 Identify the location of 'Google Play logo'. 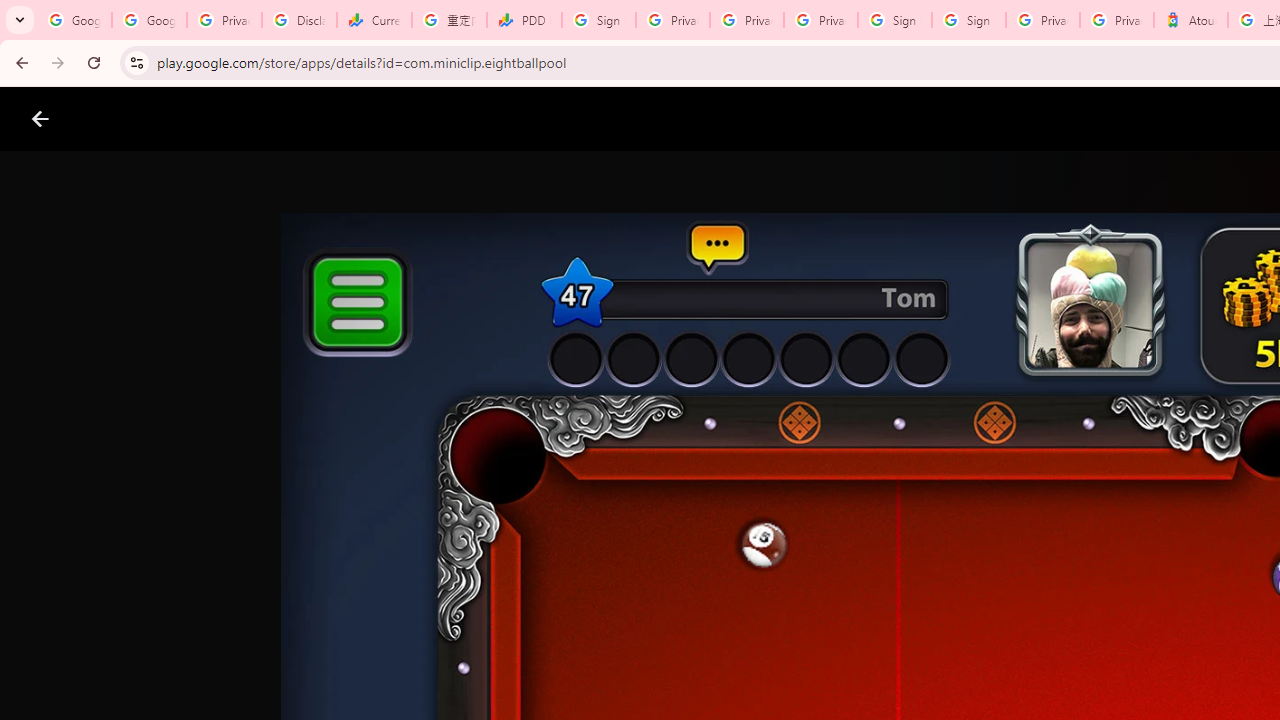
(111, 119).